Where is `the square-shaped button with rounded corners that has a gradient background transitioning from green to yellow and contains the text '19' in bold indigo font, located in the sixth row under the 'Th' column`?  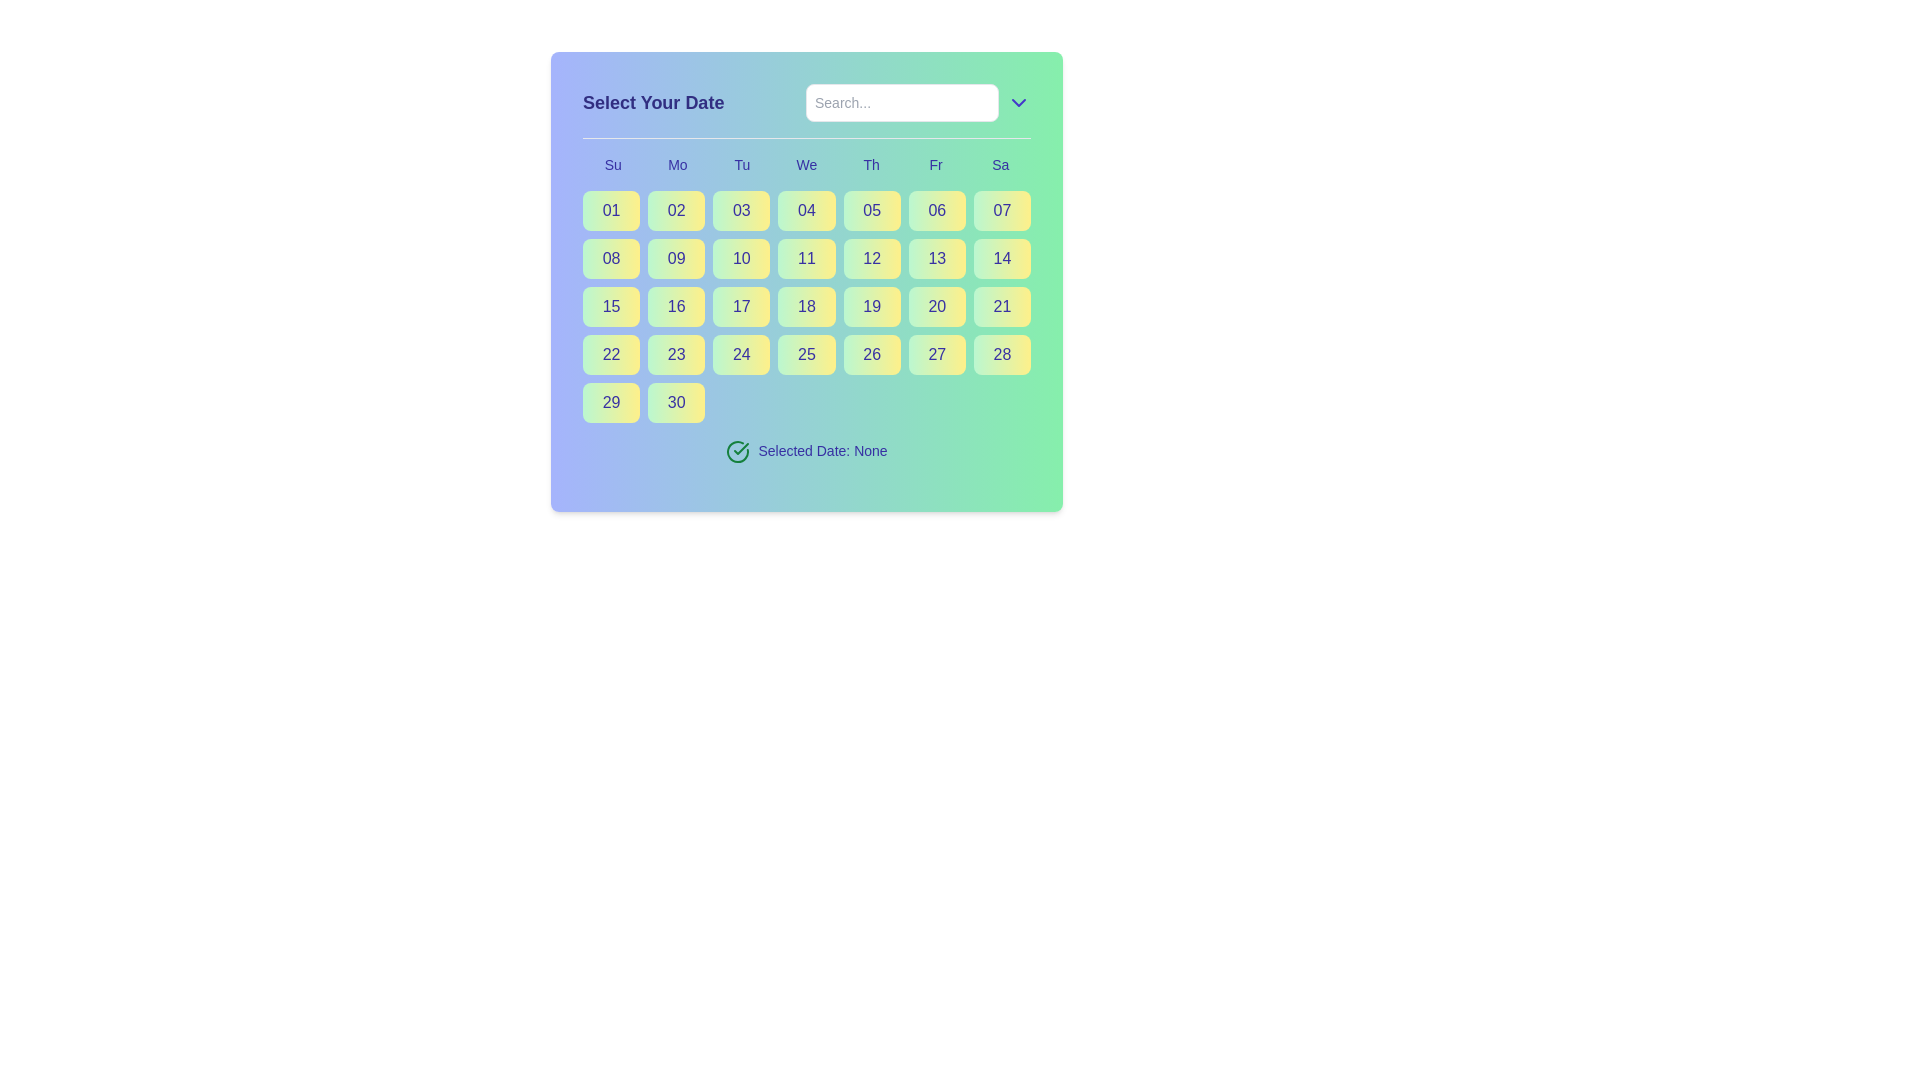
the square-shaped button with rounded corners that has a gradient background transitioning from green to yellow and contains the text '19' in bold indigo font, located in the sixth row under the 'Th' column is located at coordinates (872, 307).